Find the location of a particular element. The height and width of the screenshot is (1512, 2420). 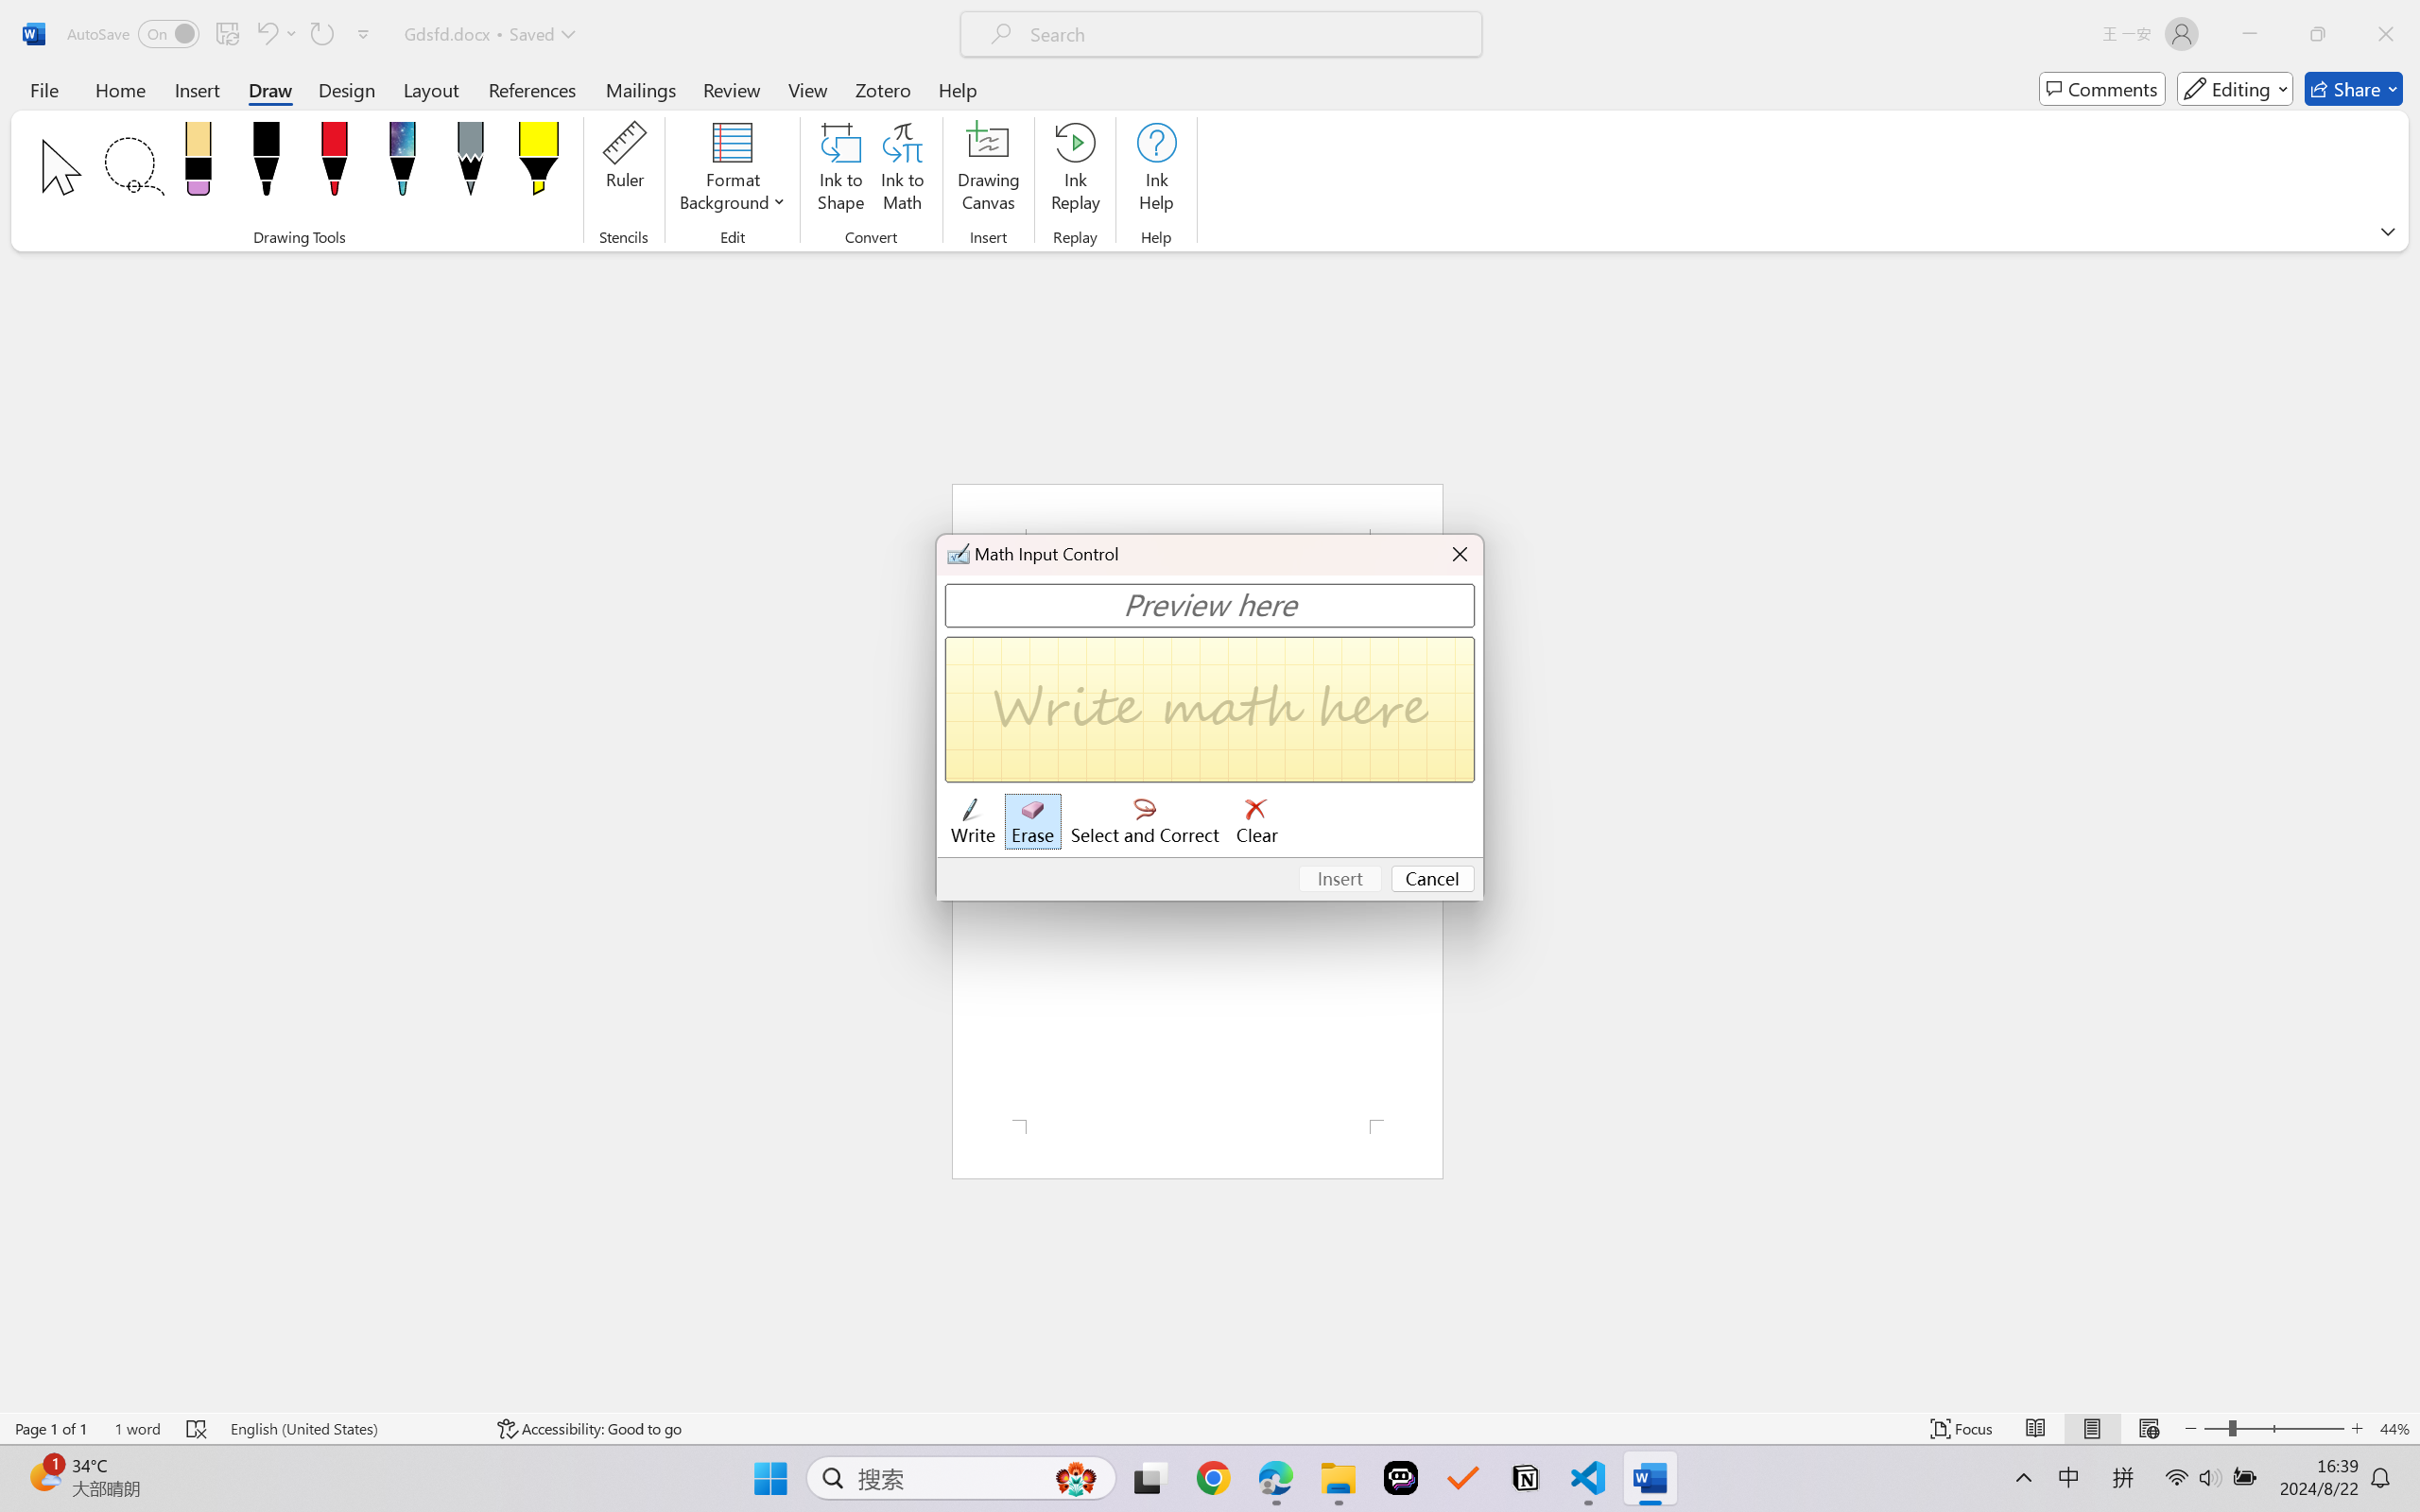

'Cancel' is located at coordinates (1432, 879).